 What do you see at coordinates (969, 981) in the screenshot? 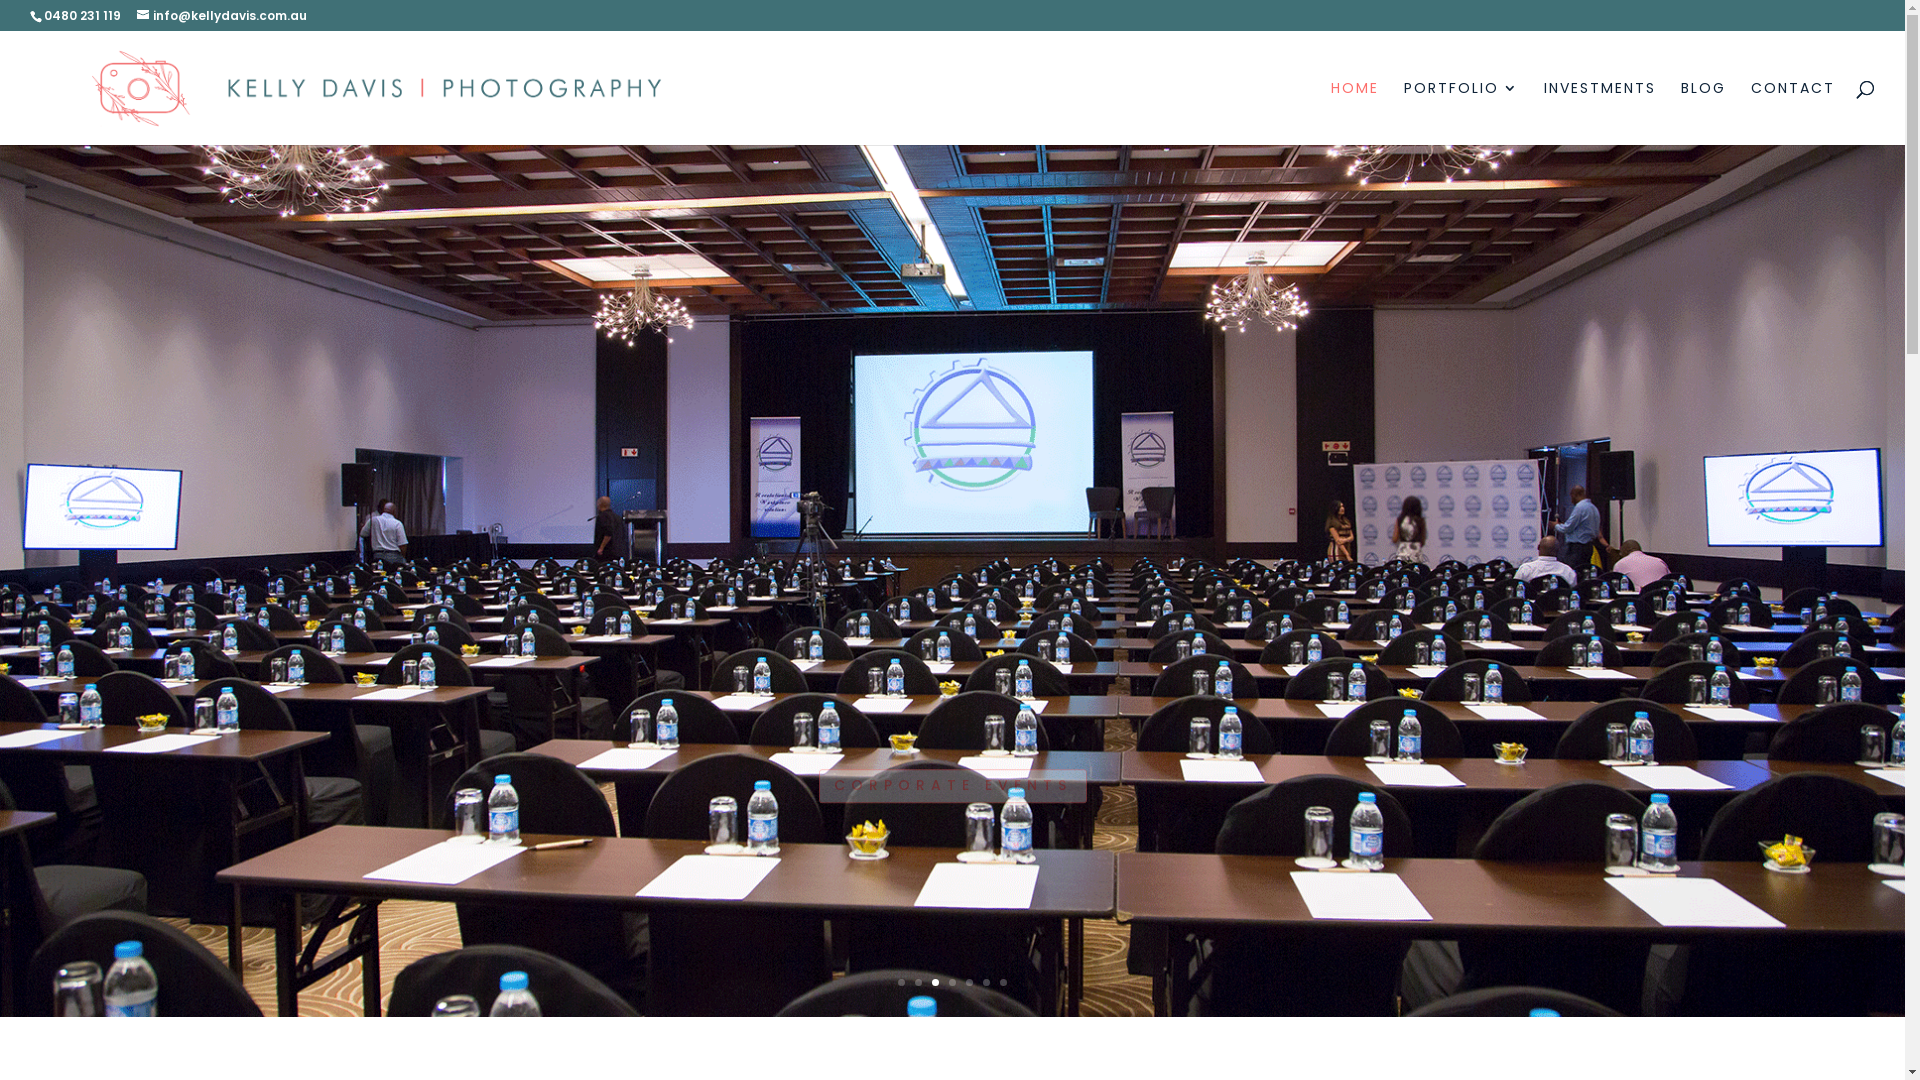
I see `'5'` at bounding box center [969, 981].